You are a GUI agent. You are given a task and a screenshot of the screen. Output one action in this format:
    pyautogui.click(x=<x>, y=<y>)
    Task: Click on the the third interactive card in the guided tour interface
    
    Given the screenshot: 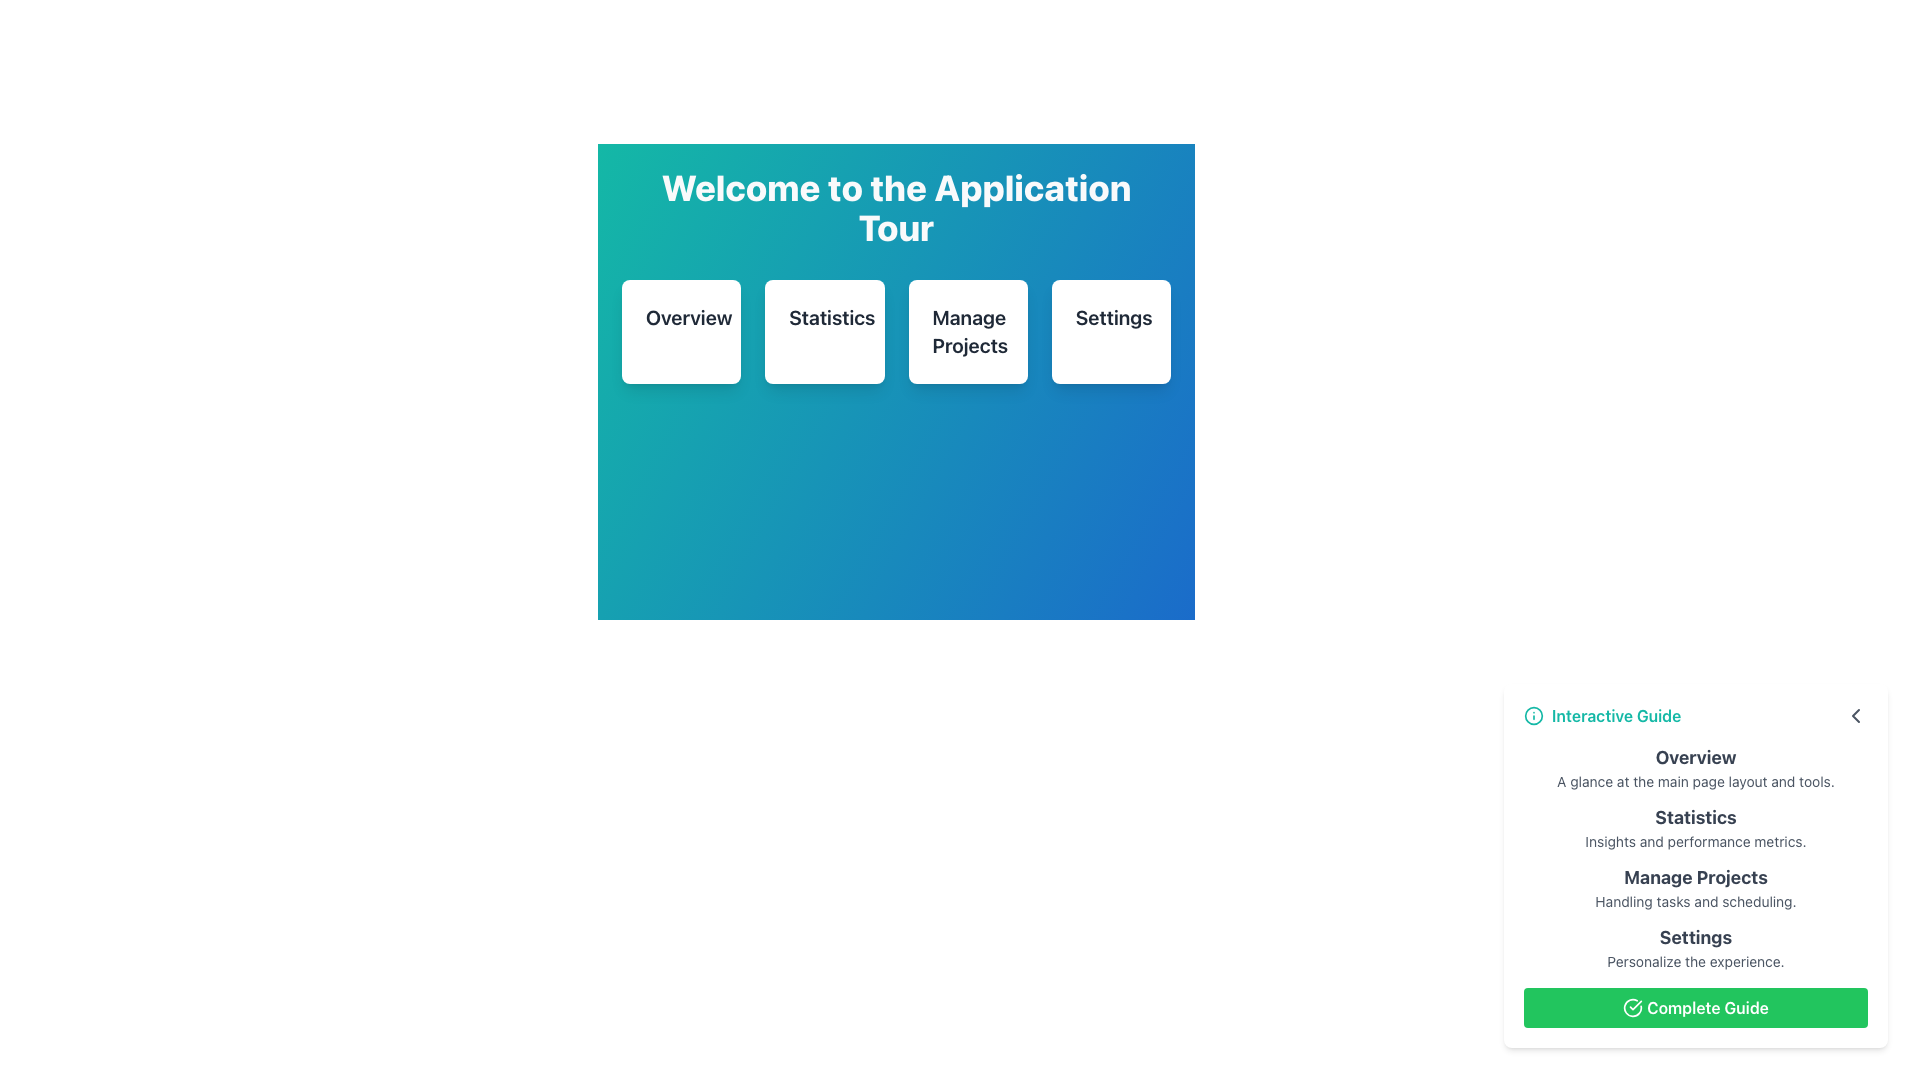 What is the action you would take?
    pyautogui.click(x=895, y=370)
    